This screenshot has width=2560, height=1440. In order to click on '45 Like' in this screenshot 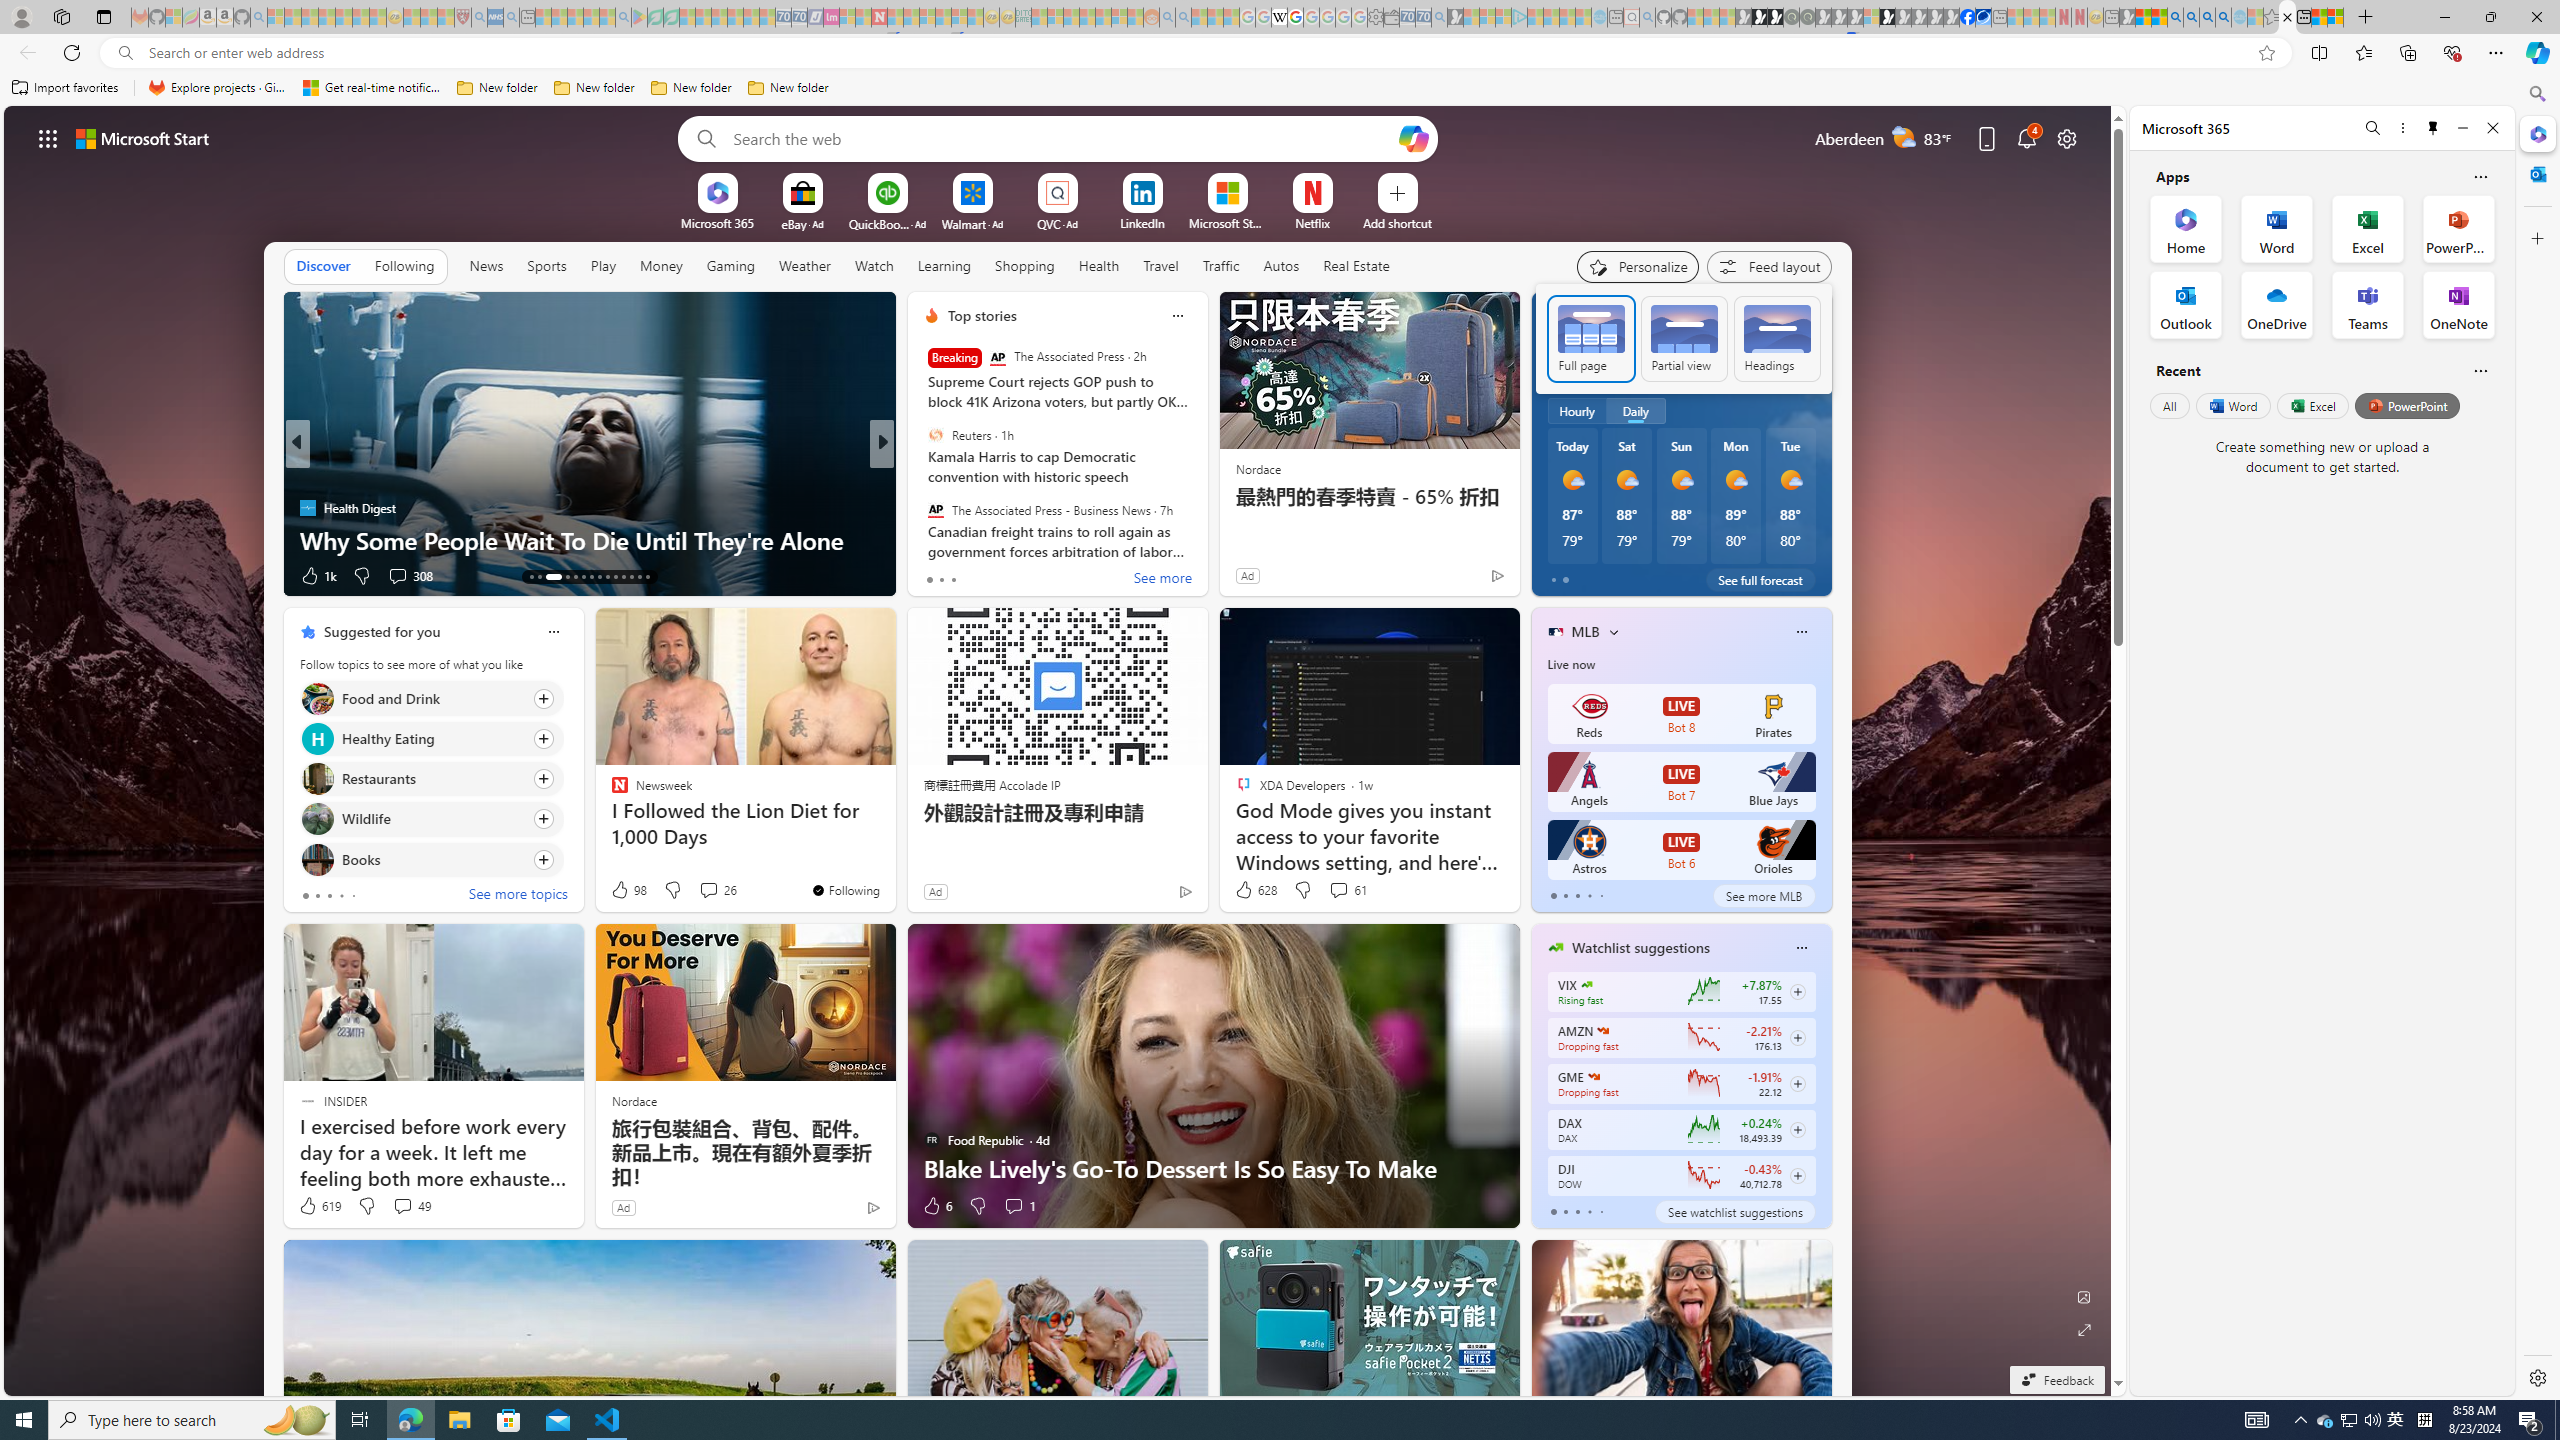, I will do `click(933, 575)`.